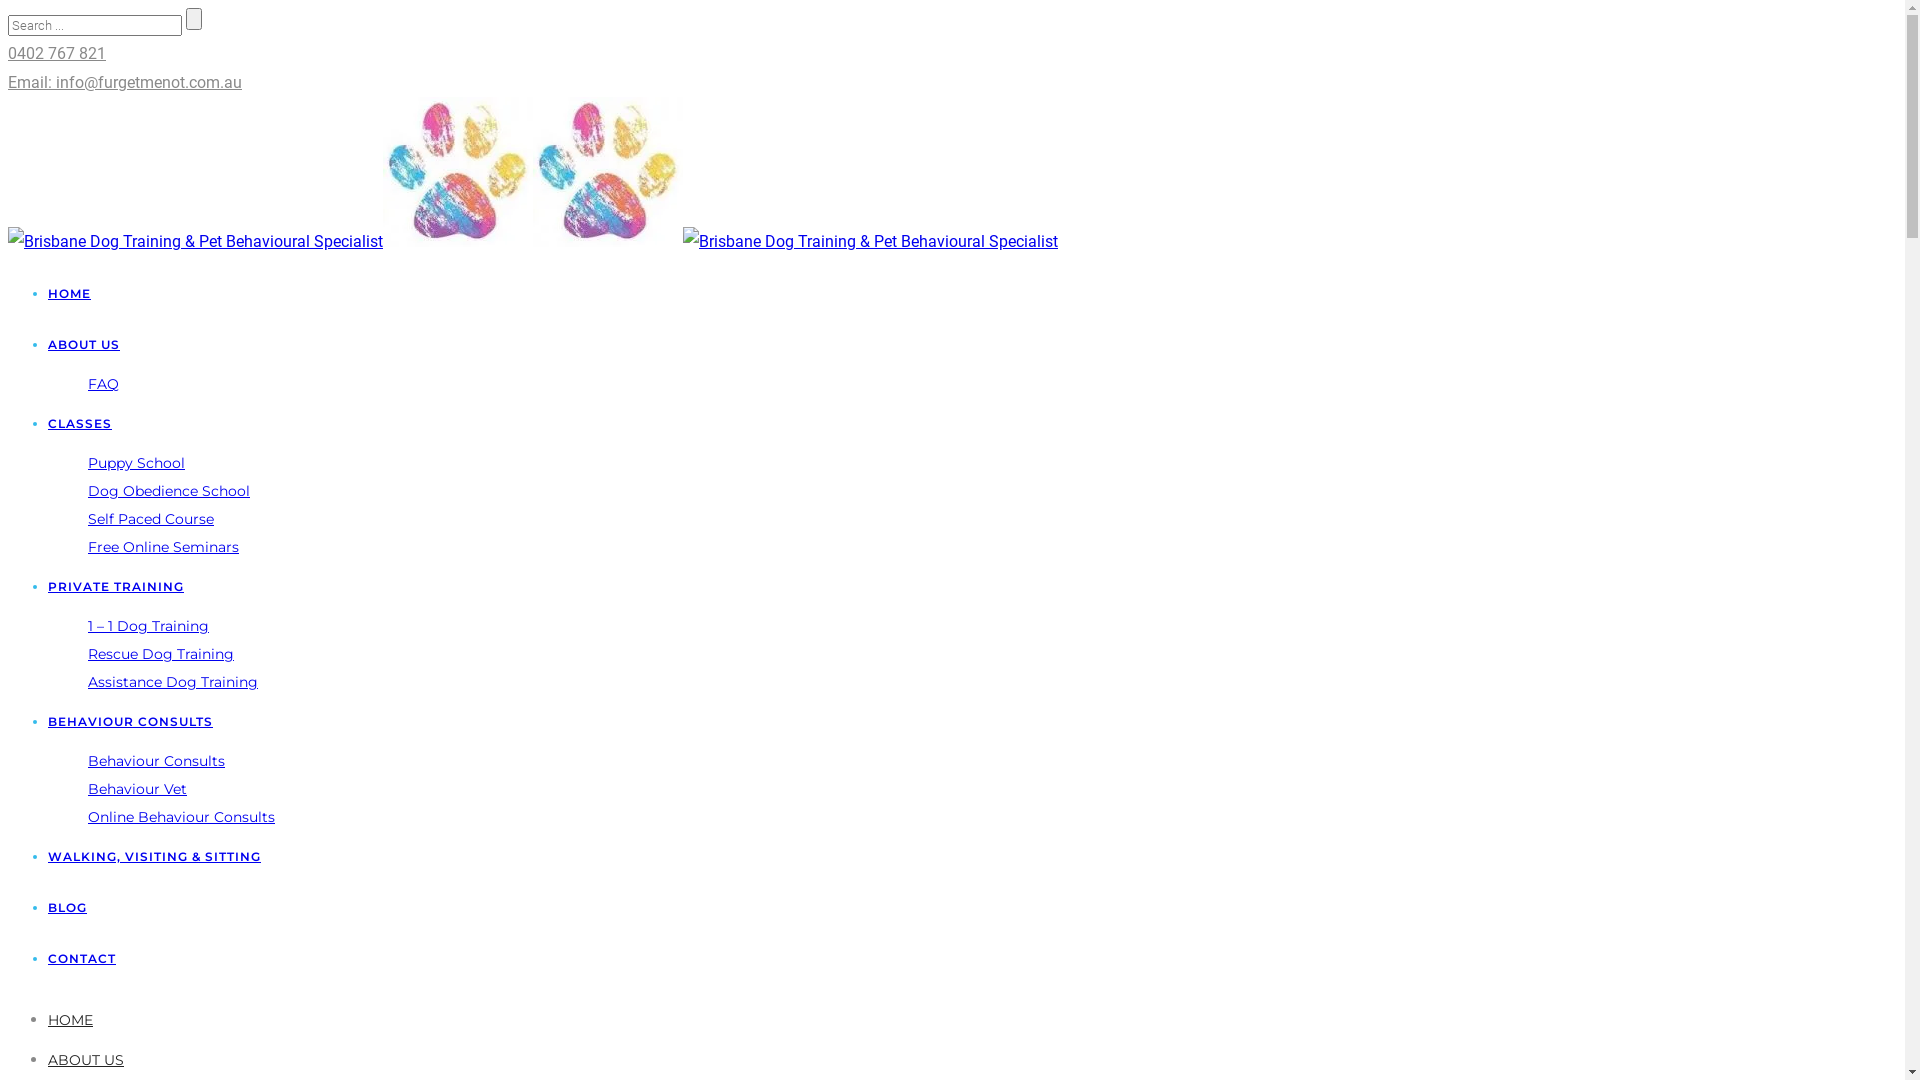  I want to click on 'Free Online Seminars', so click(163, 547).